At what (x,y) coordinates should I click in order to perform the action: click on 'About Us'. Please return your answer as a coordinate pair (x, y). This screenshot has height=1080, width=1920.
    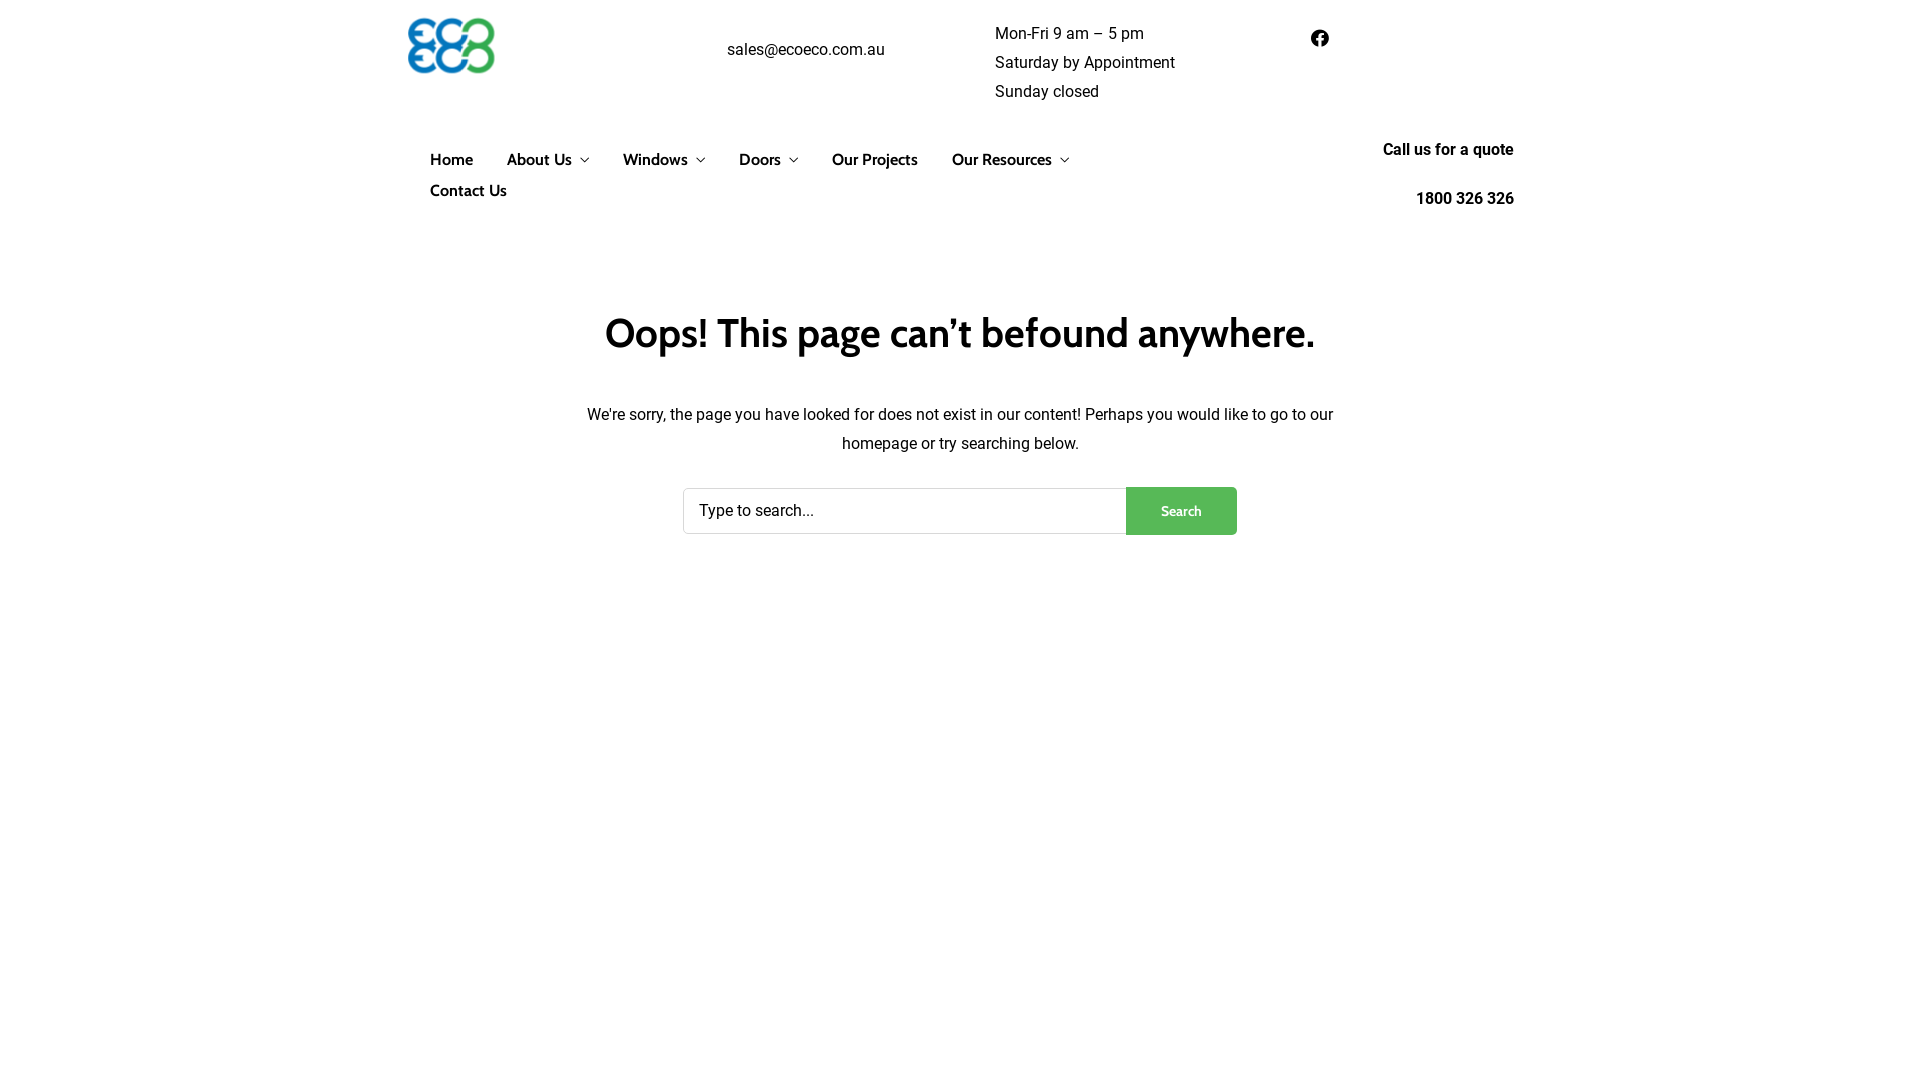
    Looking at the image, I should click on (507, 160).